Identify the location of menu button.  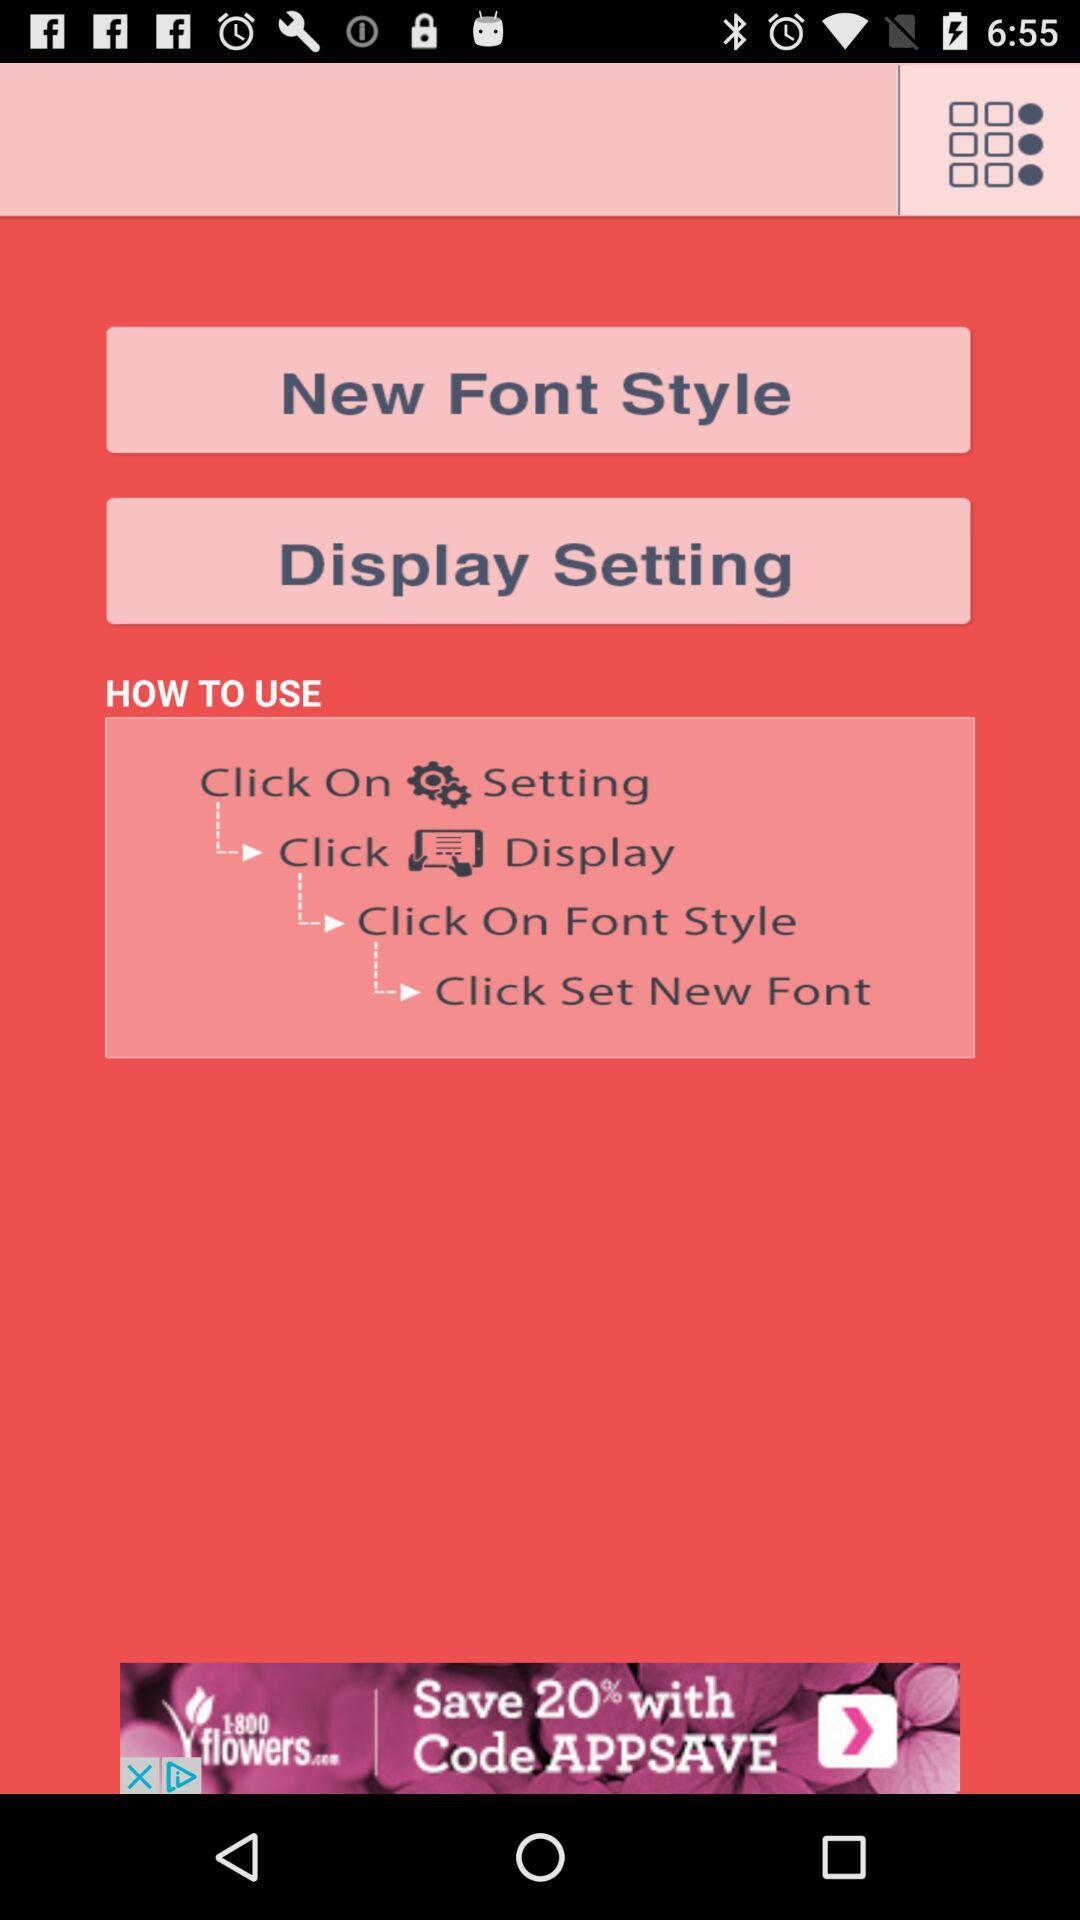
(987, 140).